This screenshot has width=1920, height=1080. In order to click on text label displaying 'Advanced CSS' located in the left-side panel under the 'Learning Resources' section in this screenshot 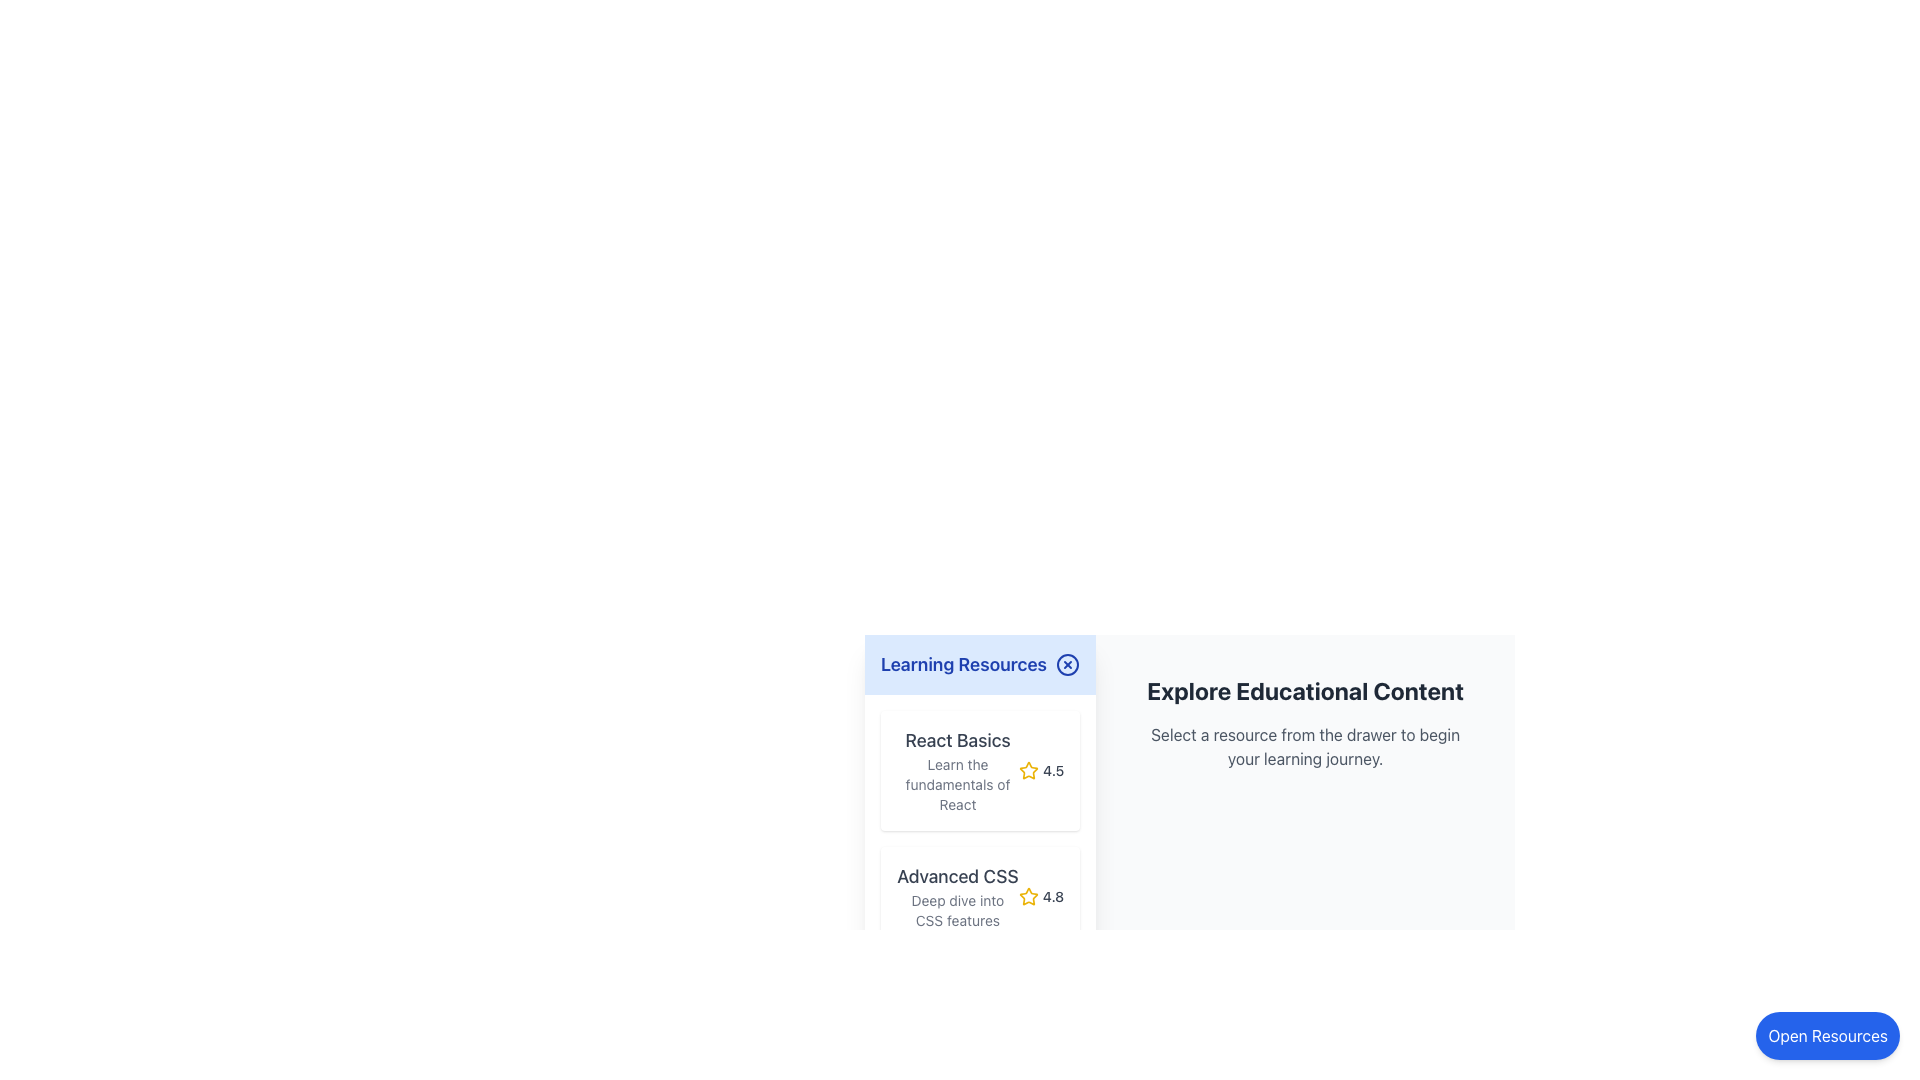, I will do `click(956, 875)`.